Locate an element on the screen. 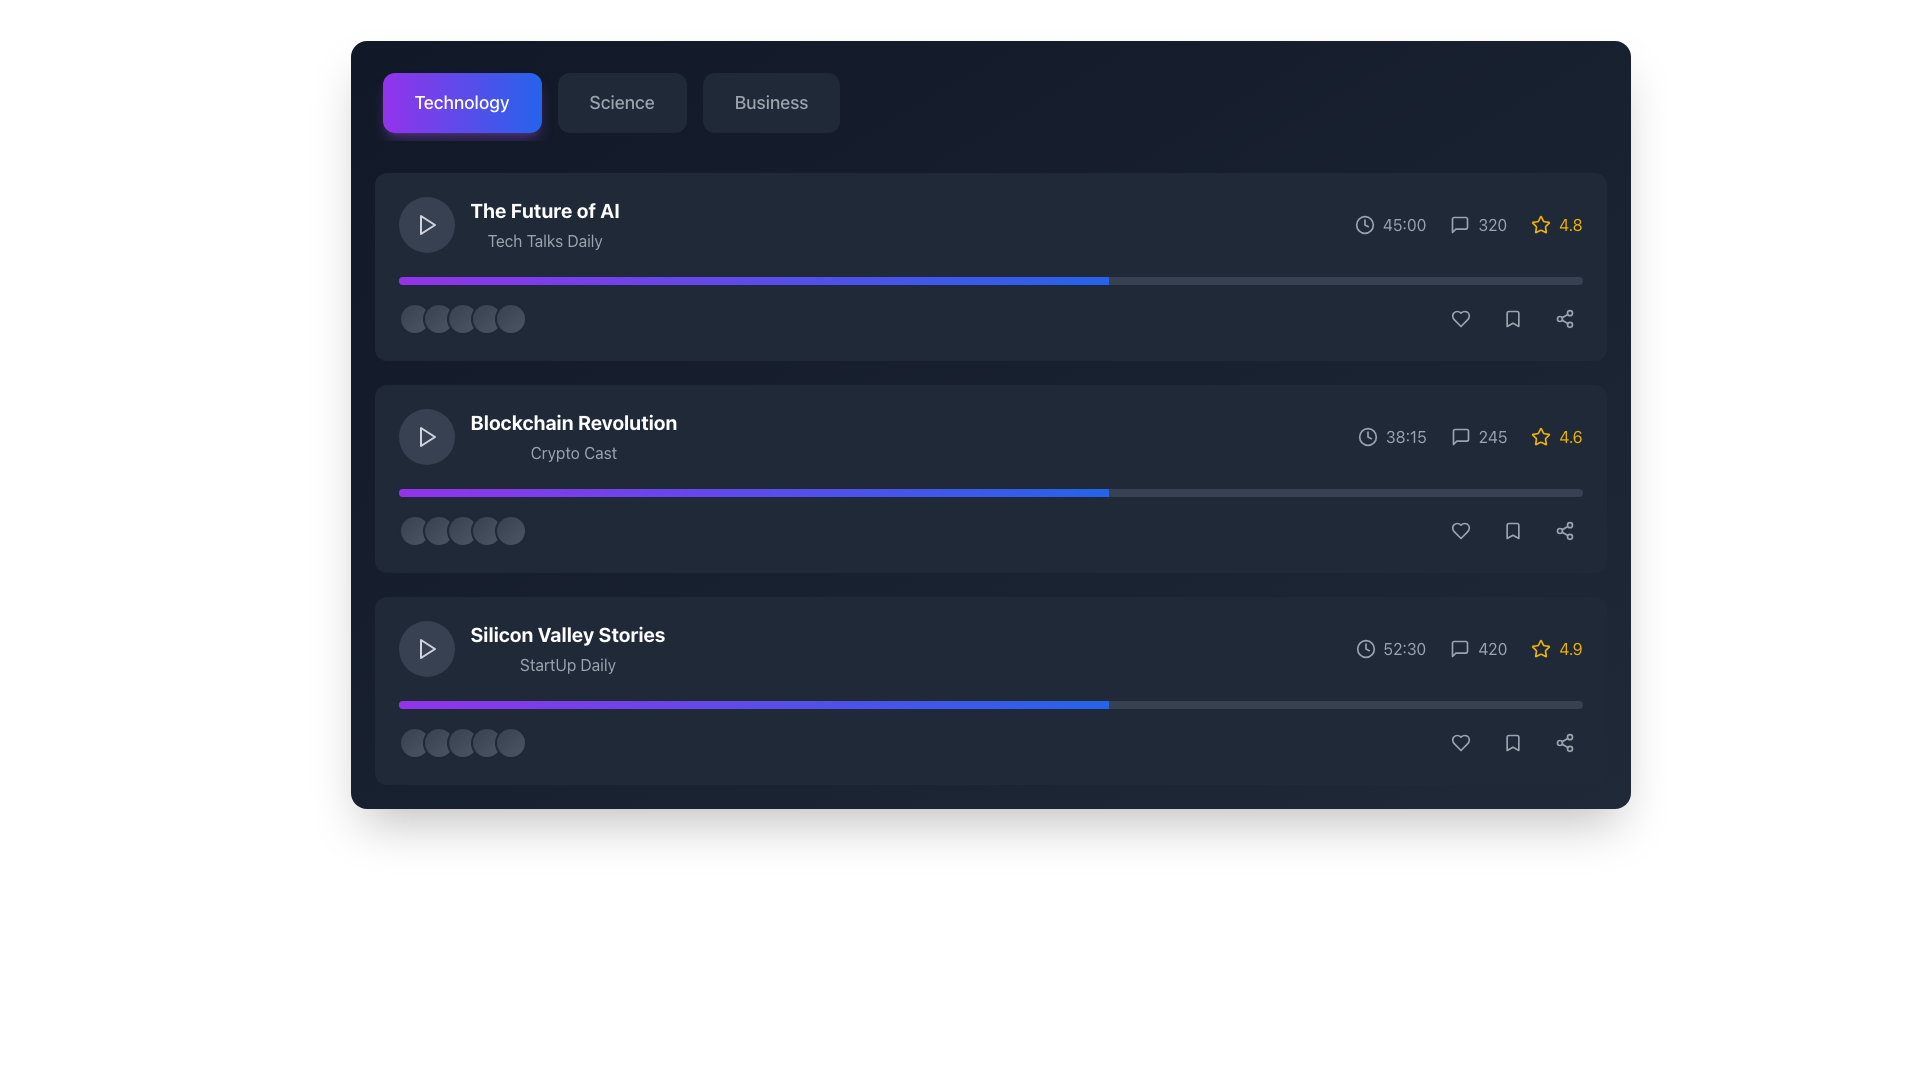 The image size is (1920, 1080). the yellow outlined star rating icon in the second row of the podcast entry 'Blockchain Revolution' is located at coordinates (1540, 435).